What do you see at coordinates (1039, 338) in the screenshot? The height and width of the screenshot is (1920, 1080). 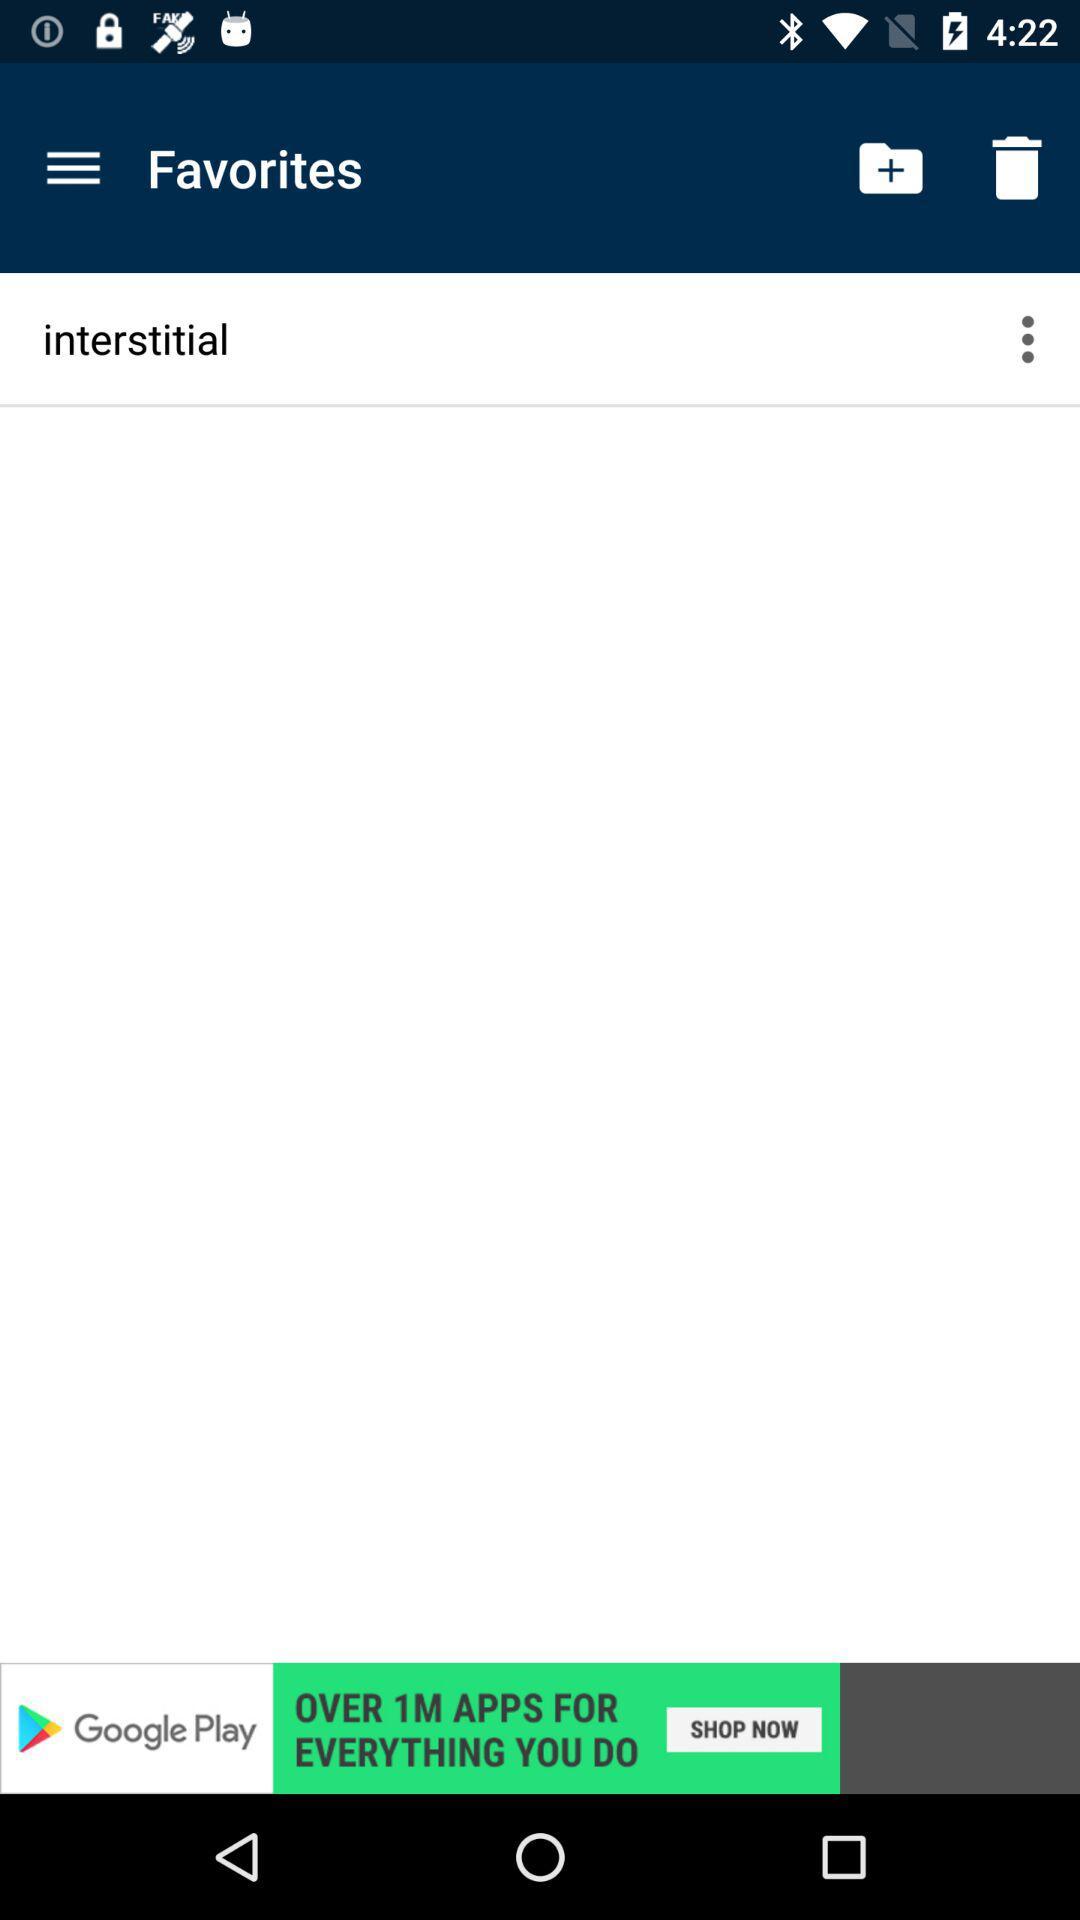 I see `more option` at bounding box center [1039, 338].